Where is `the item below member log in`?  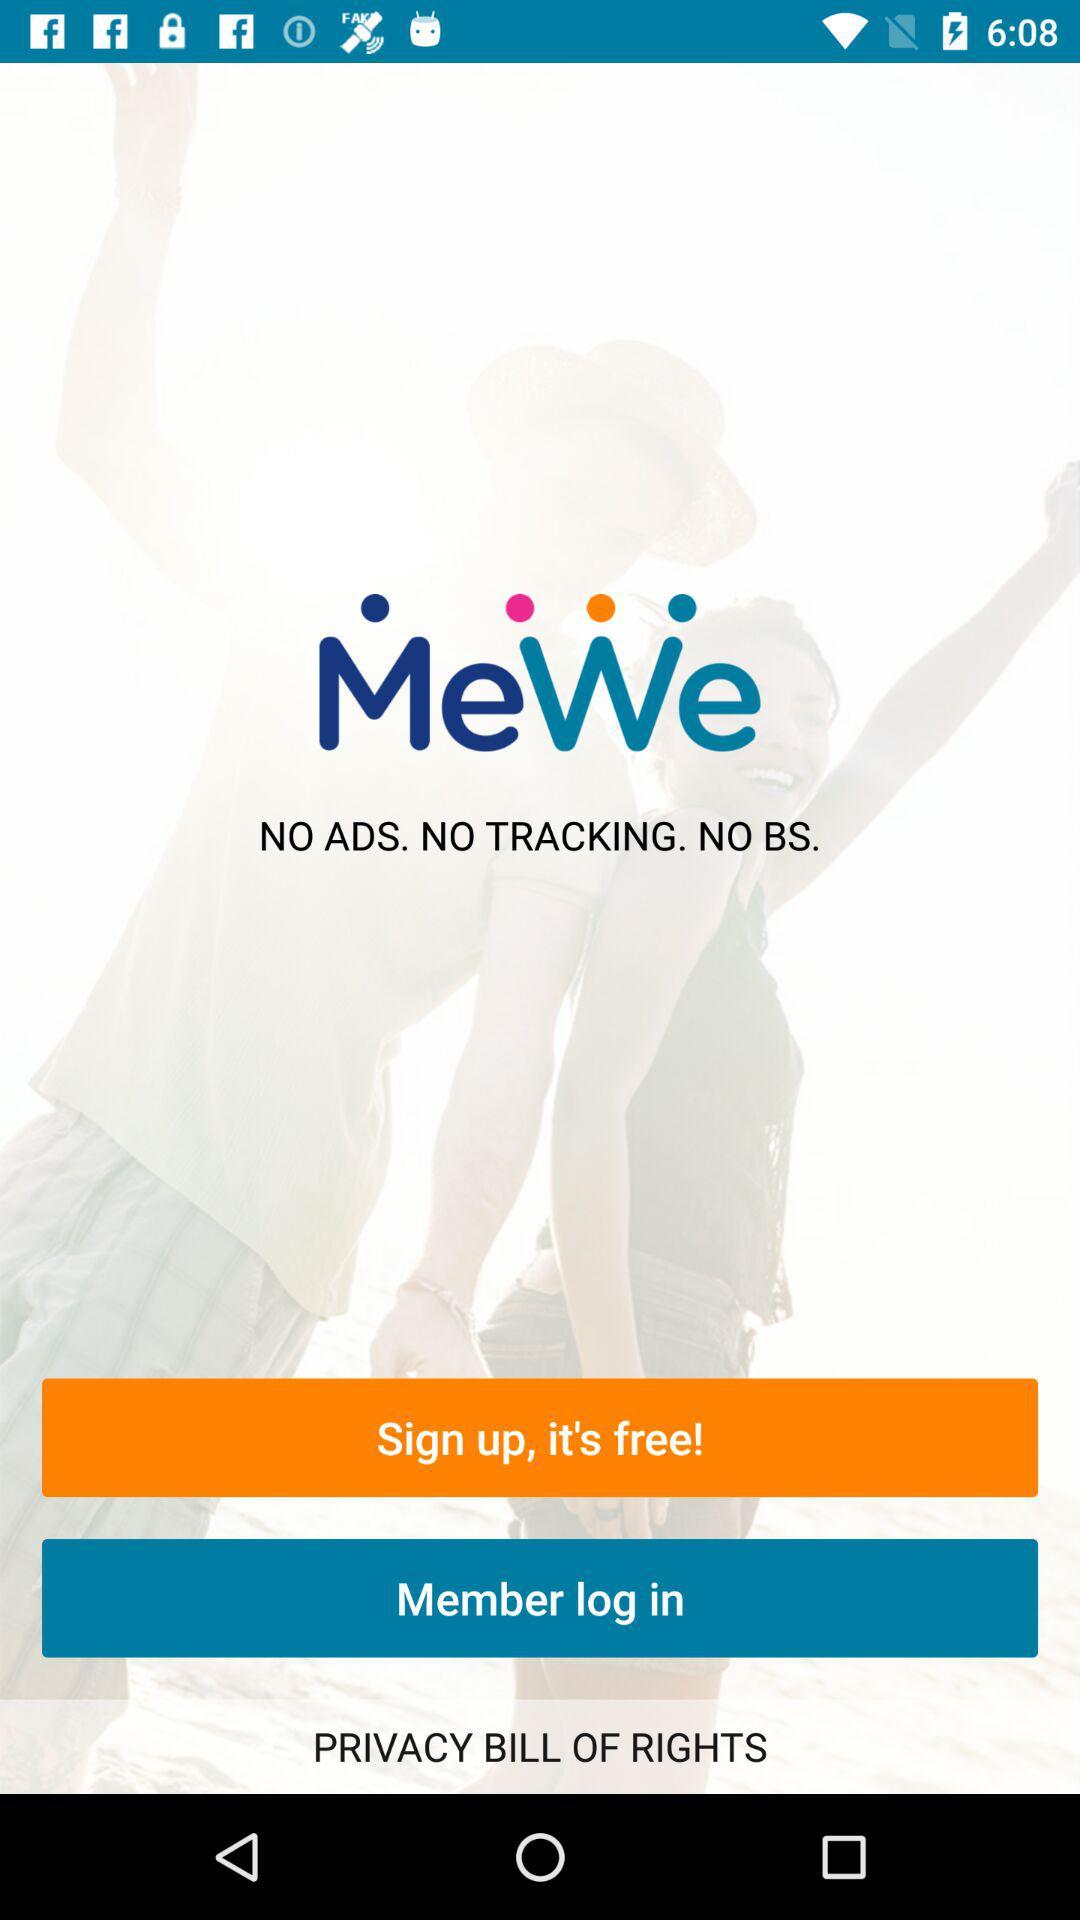 the item below member log in is located at coordinates (540, 1745).